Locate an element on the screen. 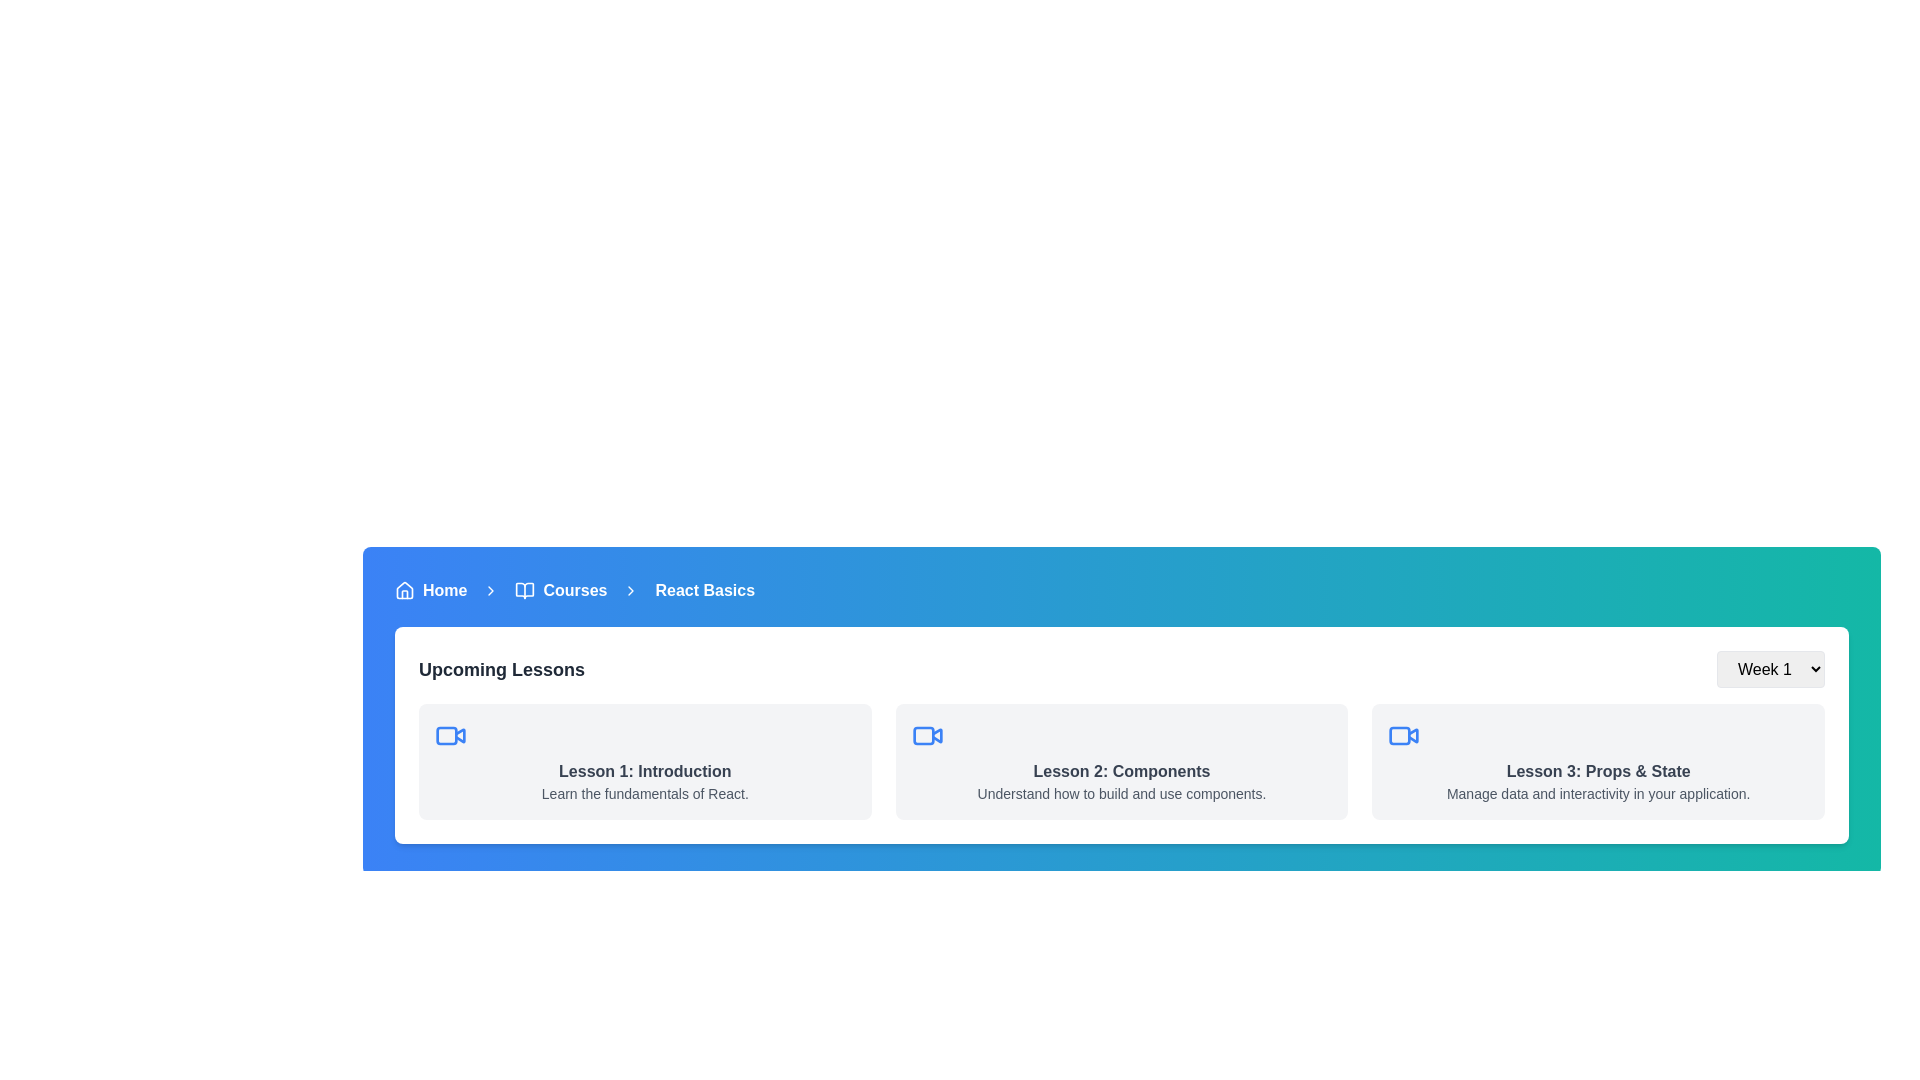 This screenshot has height=1080, width=1920. the static text displaying 'Learn the fundamentals of React.' which is styled in gray and located within a card below 'Lesson 1: Introduction' is located at coordinates (645, 793).